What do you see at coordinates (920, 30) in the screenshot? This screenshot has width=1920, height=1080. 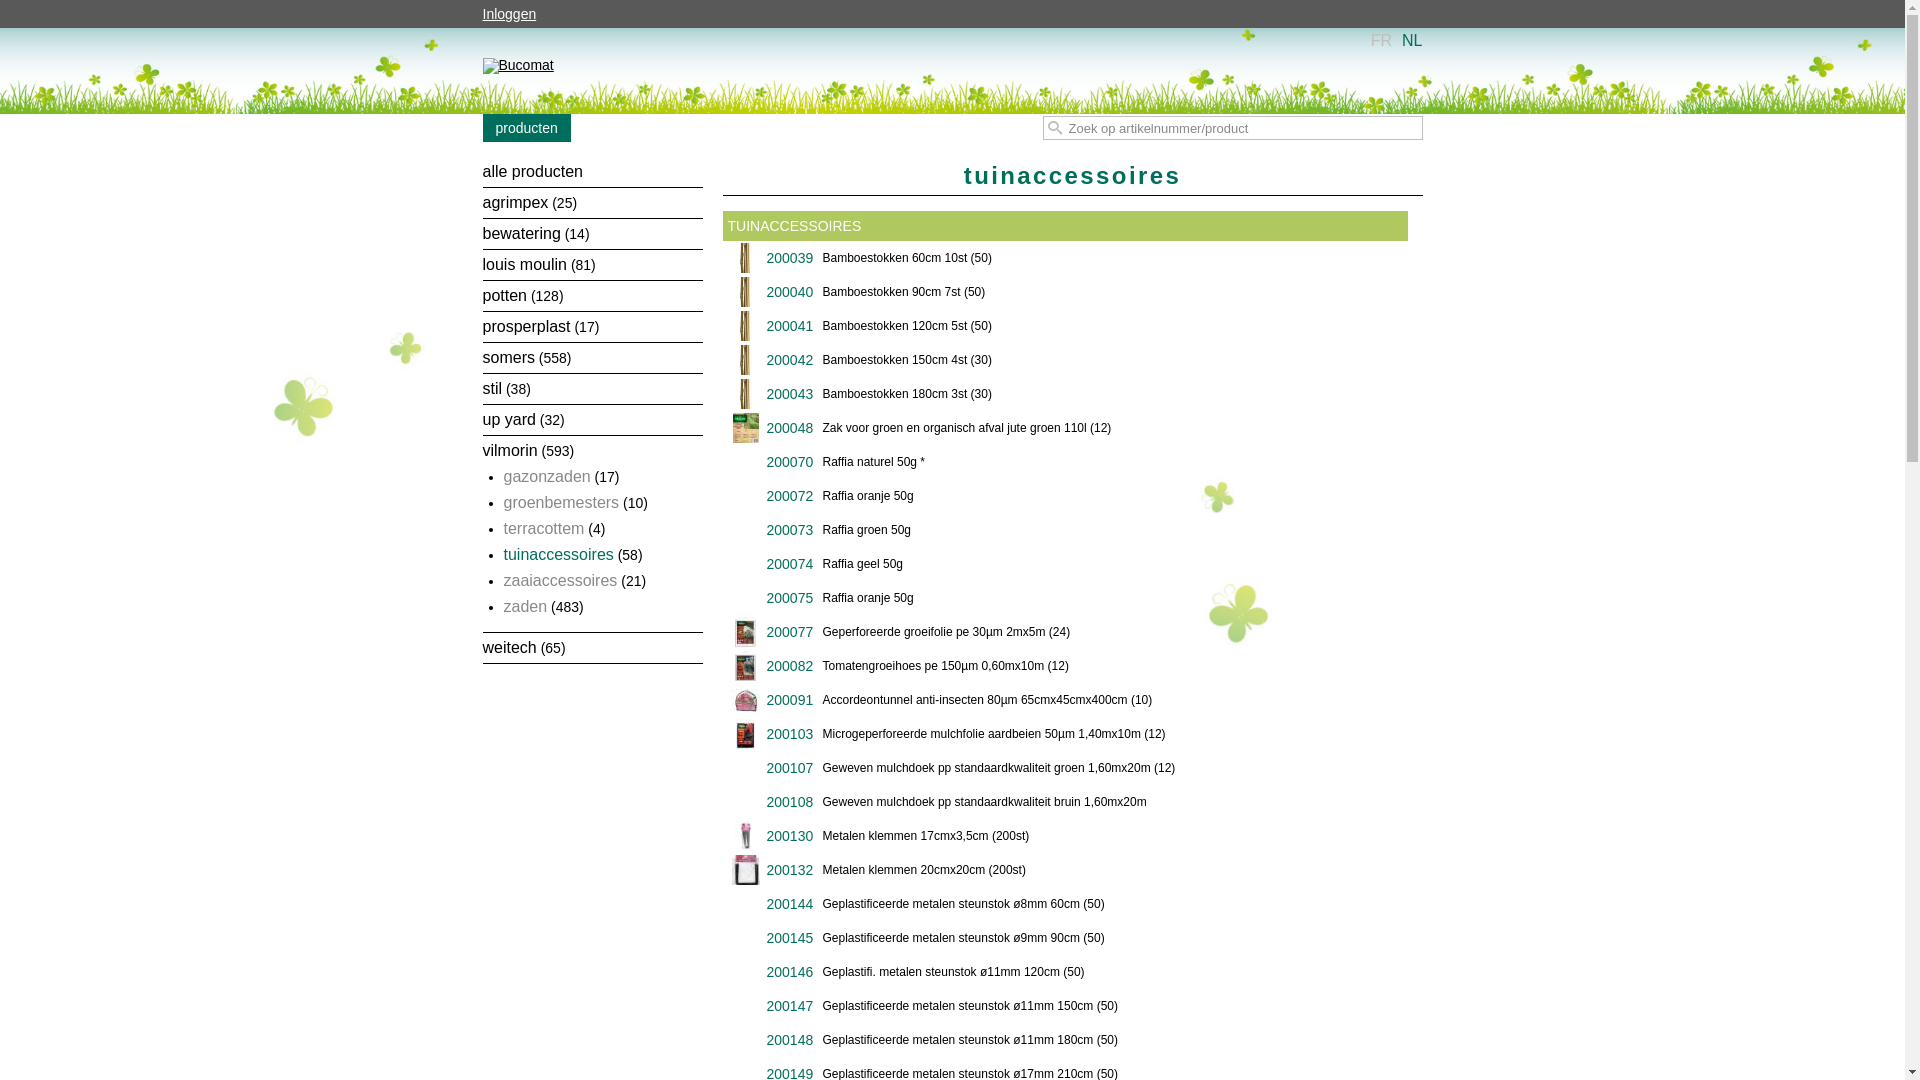 I see `'Overslaan en naar de inhoud gaan'` at bounding box center [920, 30].